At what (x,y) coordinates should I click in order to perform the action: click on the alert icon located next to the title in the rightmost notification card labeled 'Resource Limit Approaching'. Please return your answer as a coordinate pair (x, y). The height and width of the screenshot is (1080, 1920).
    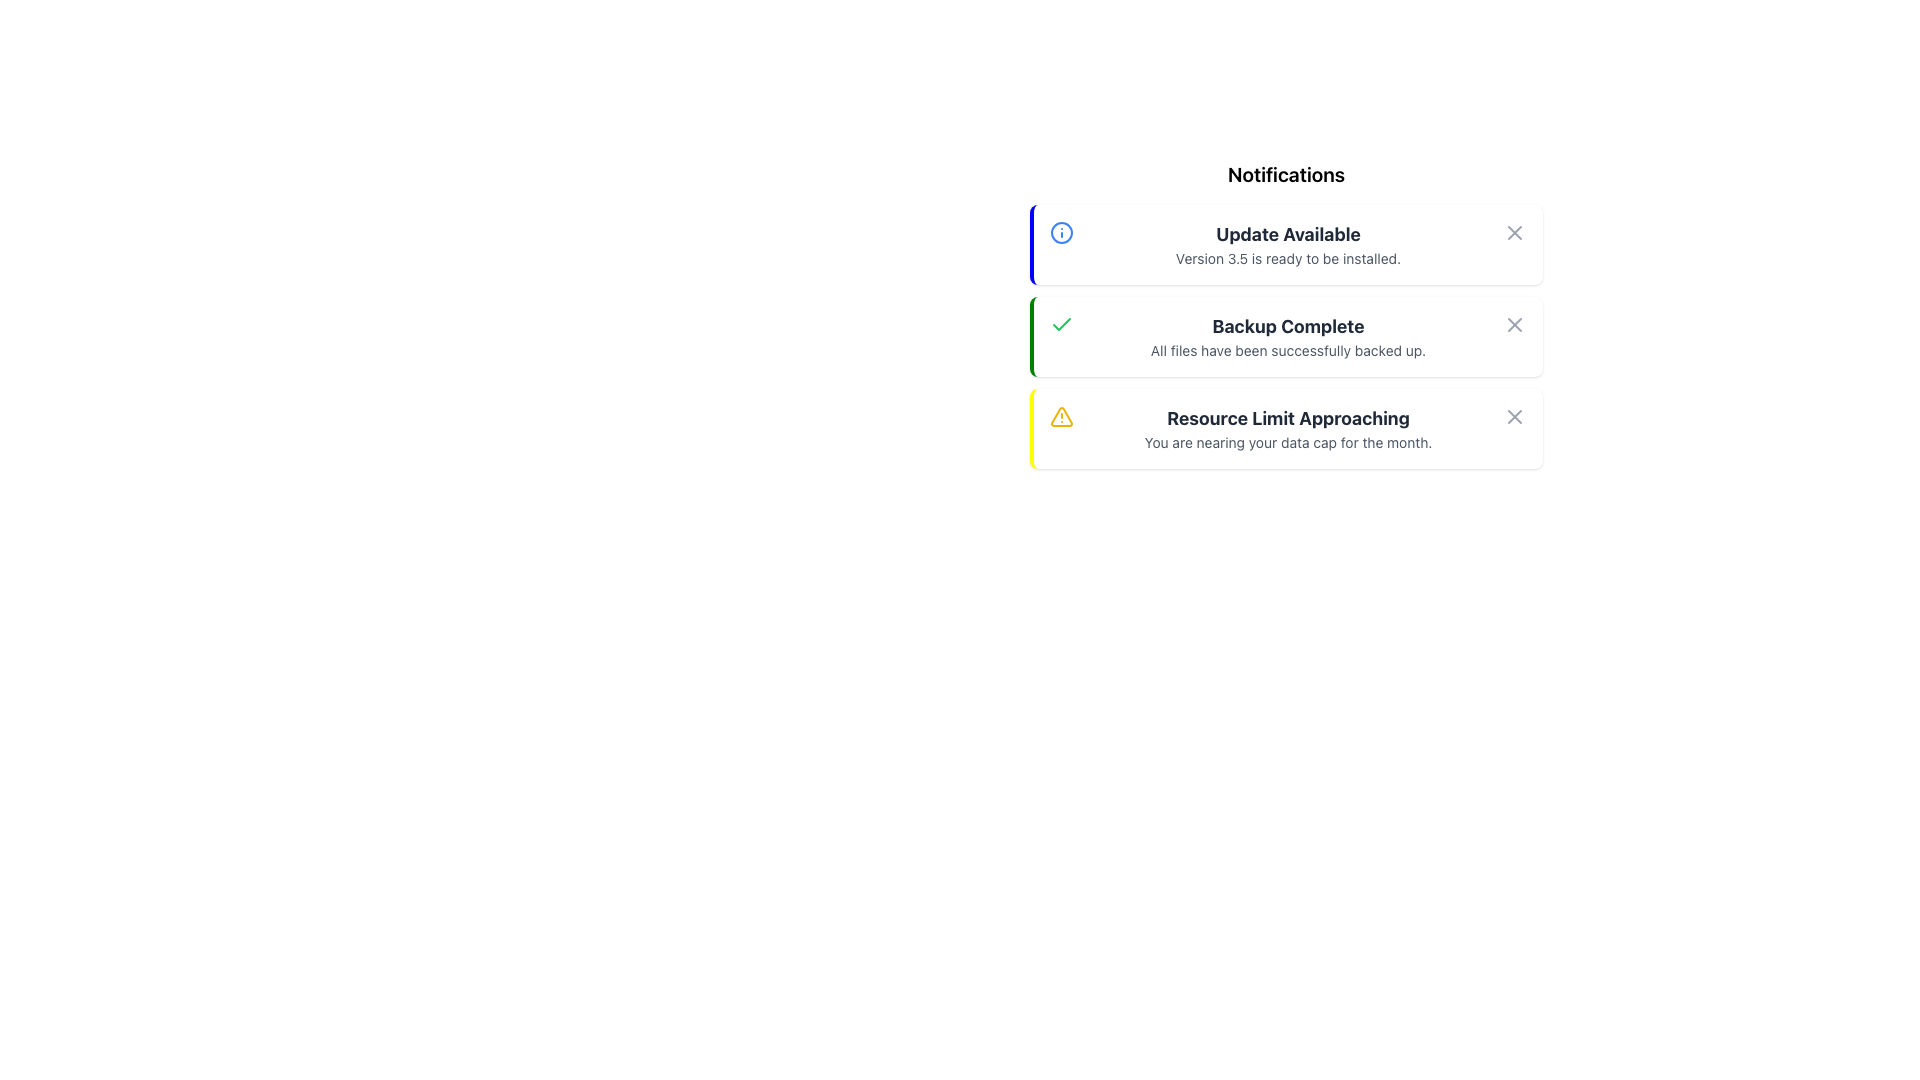
    Looking at the image, I should click on (1060, 415).